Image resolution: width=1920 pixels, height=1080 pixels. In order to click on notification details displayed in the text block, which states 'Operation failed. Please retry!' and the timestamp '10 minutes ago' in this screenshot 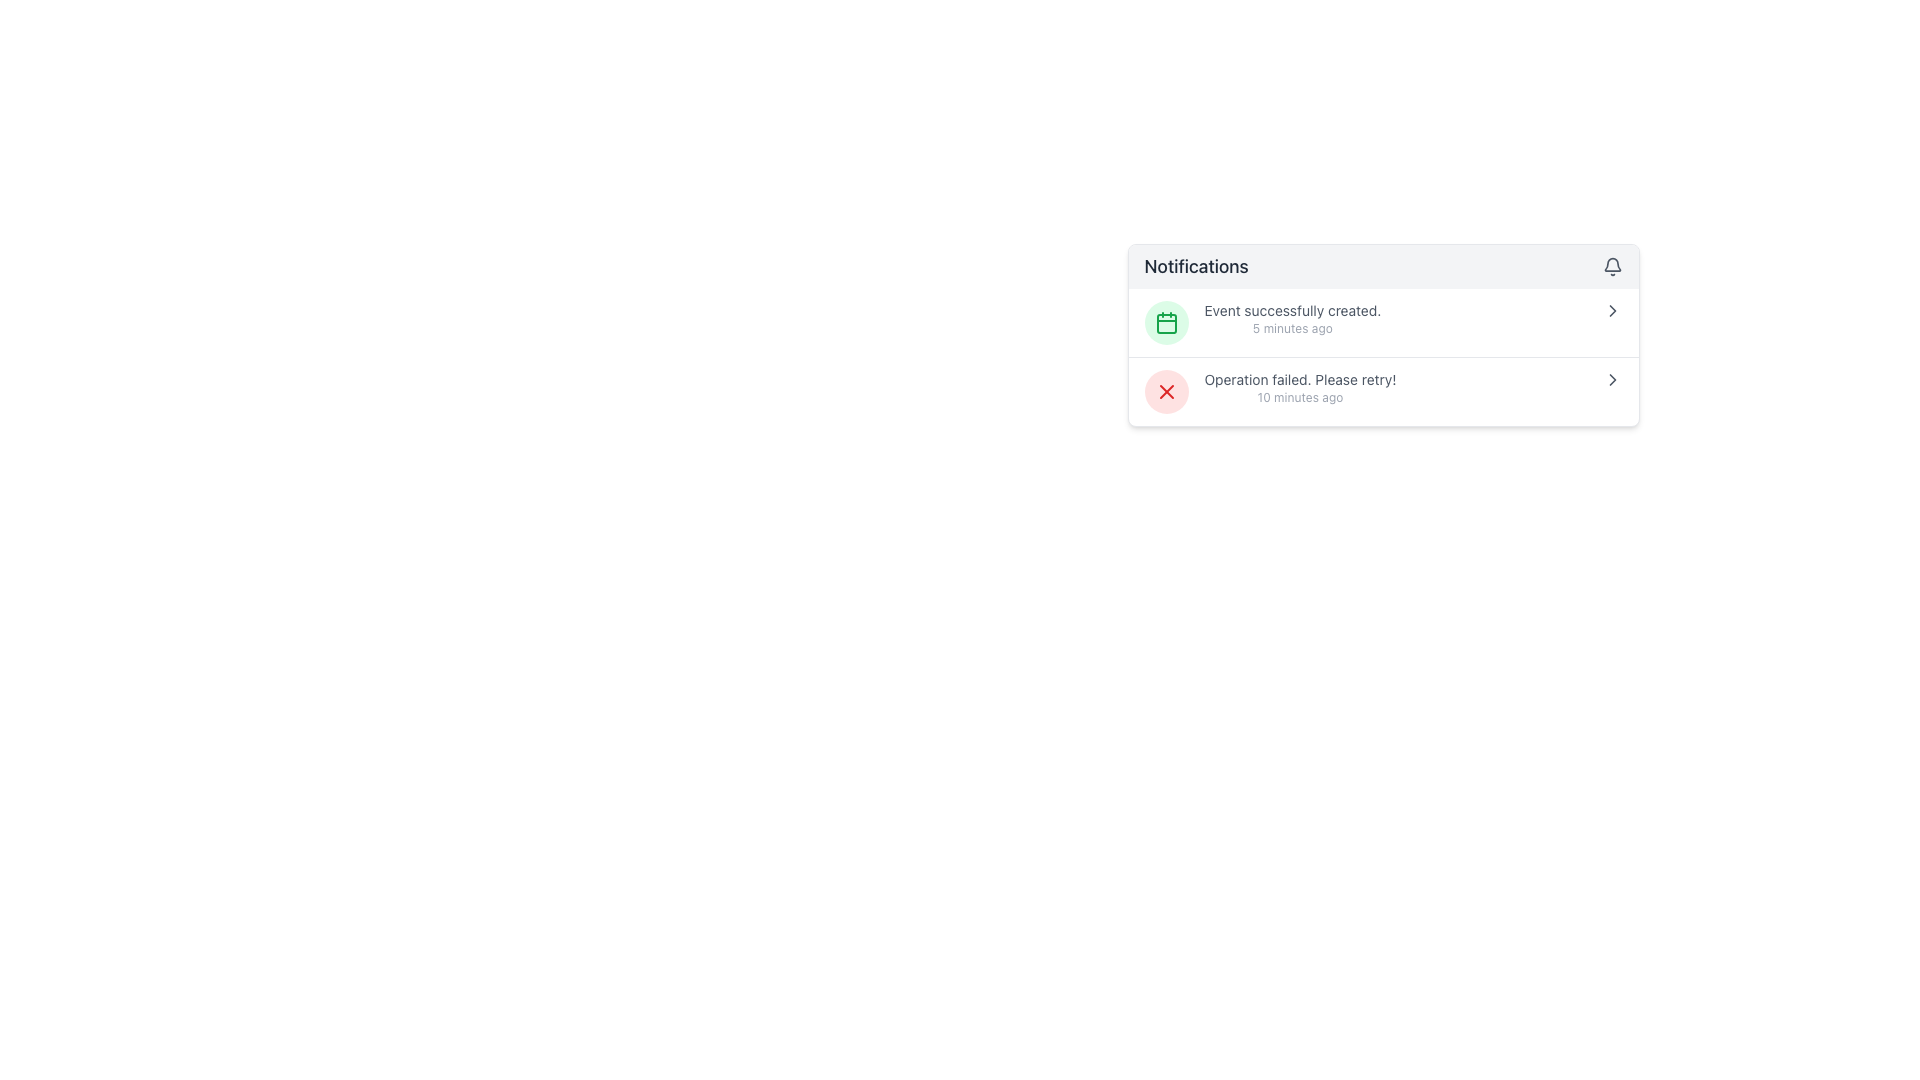, I will do `click(1300, 388)`.